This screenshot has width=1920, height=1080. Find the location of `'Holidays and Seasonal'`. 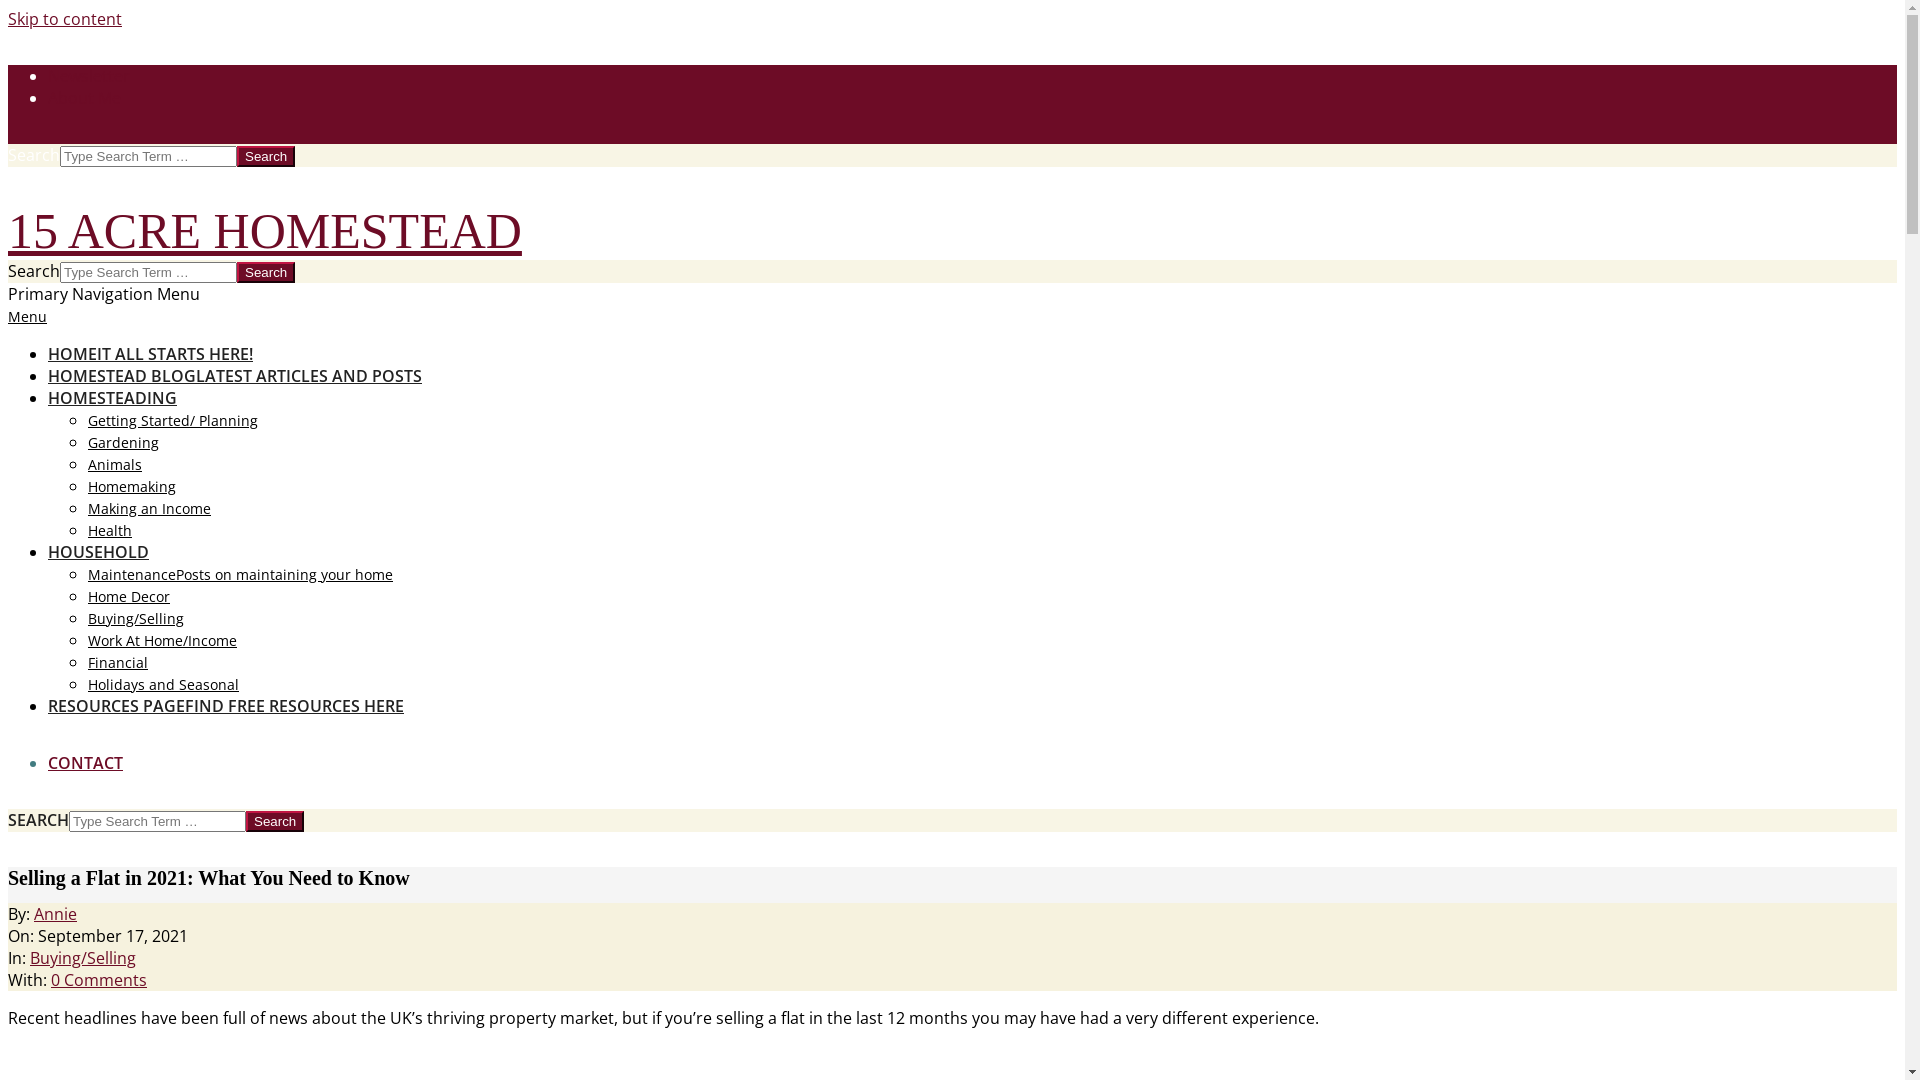

'Holidays and Seasonal' is located at coordinates (163, 683).